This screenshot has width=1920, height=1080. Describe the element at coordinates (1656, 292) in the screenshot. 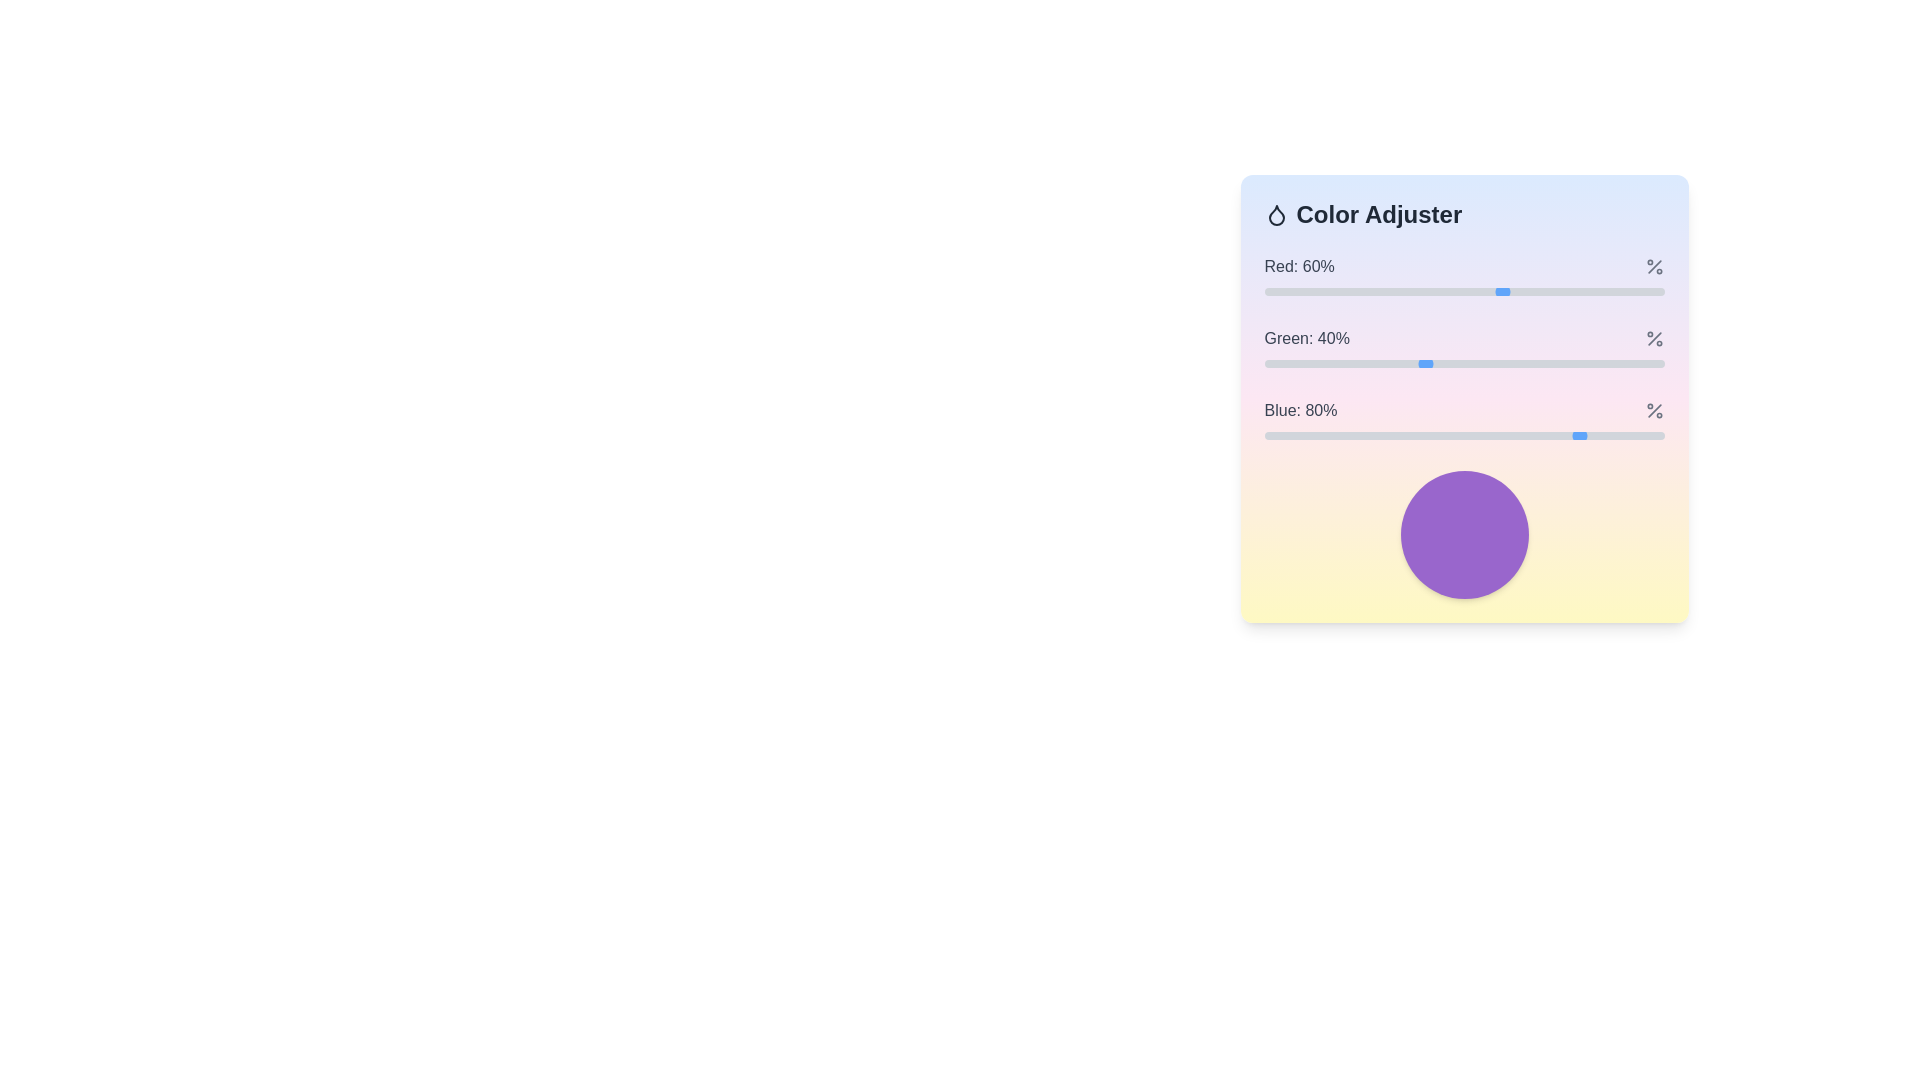

I see `the red color level to 98% by moving the slider` at that location.